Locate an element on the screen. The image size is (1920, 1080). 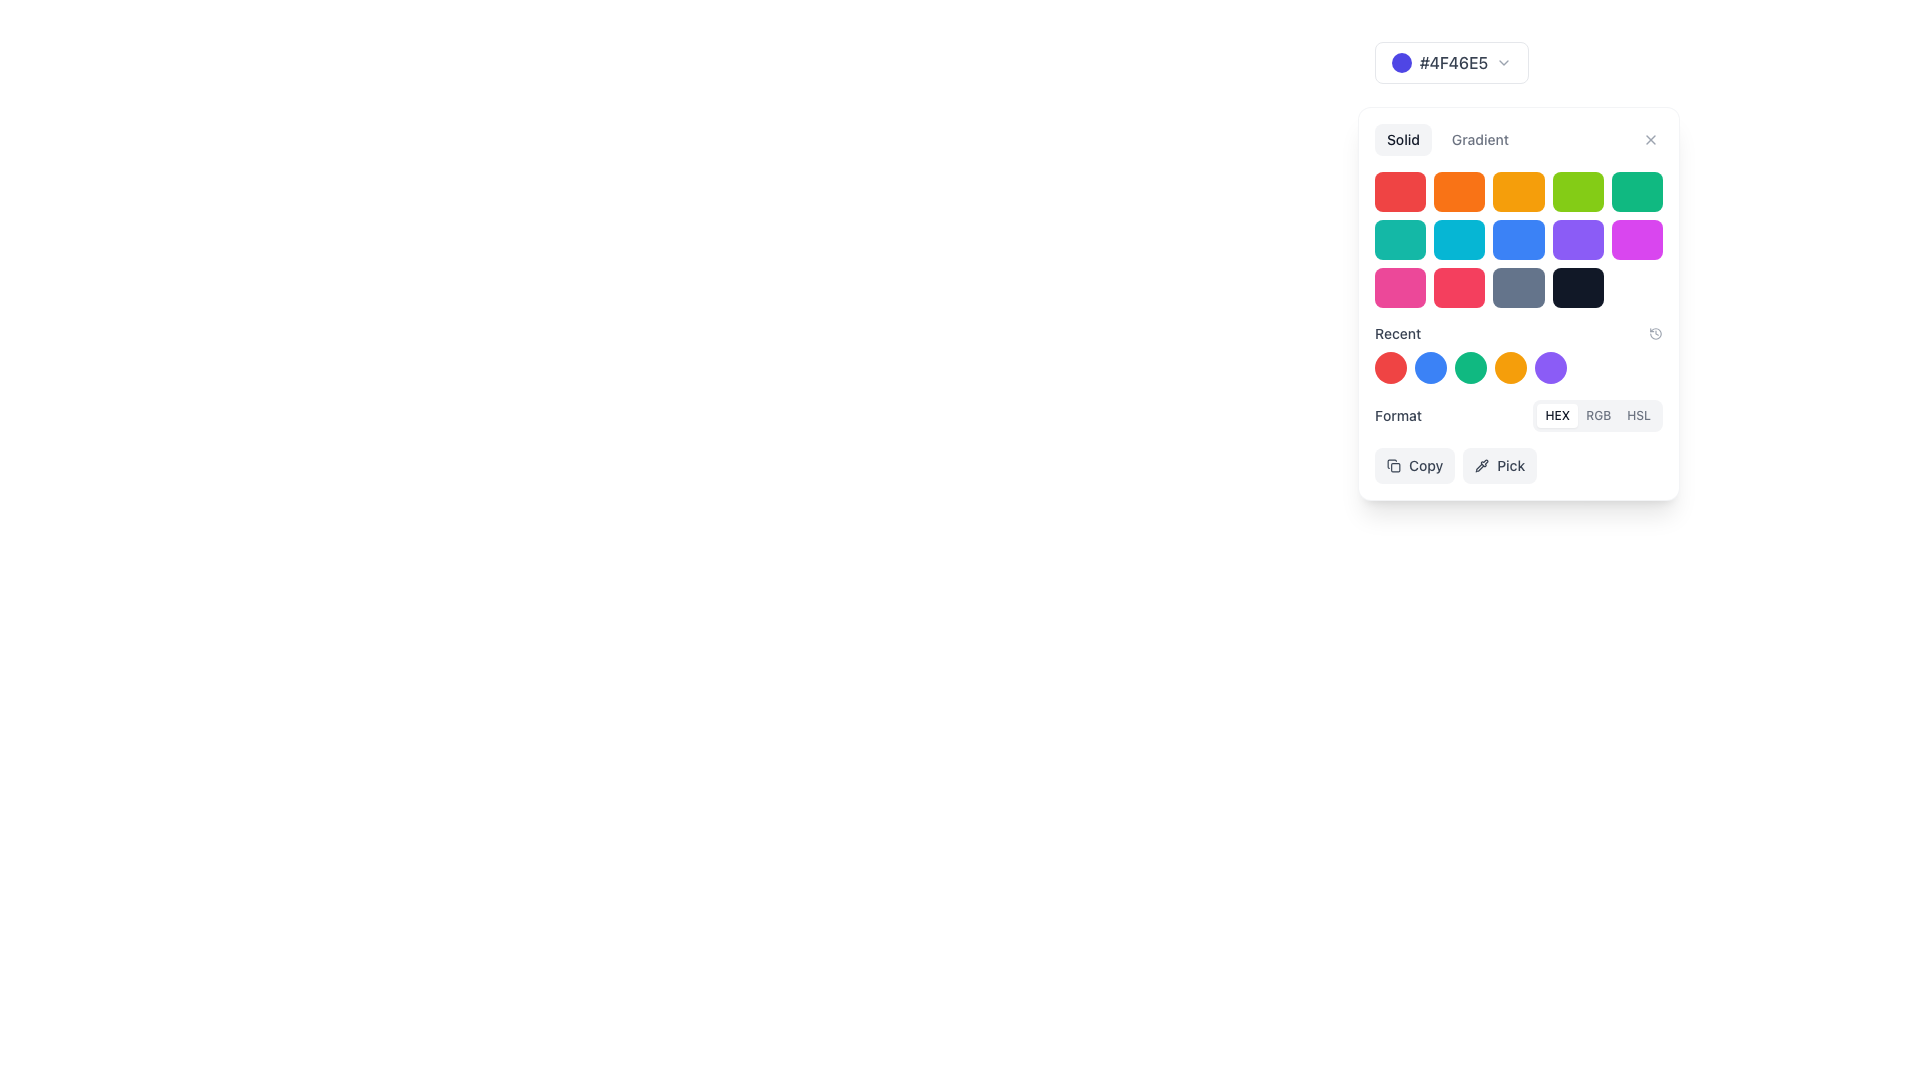
the cyan color choice button located in the second row and second column of the grid is located at coordinates (1459, 238).